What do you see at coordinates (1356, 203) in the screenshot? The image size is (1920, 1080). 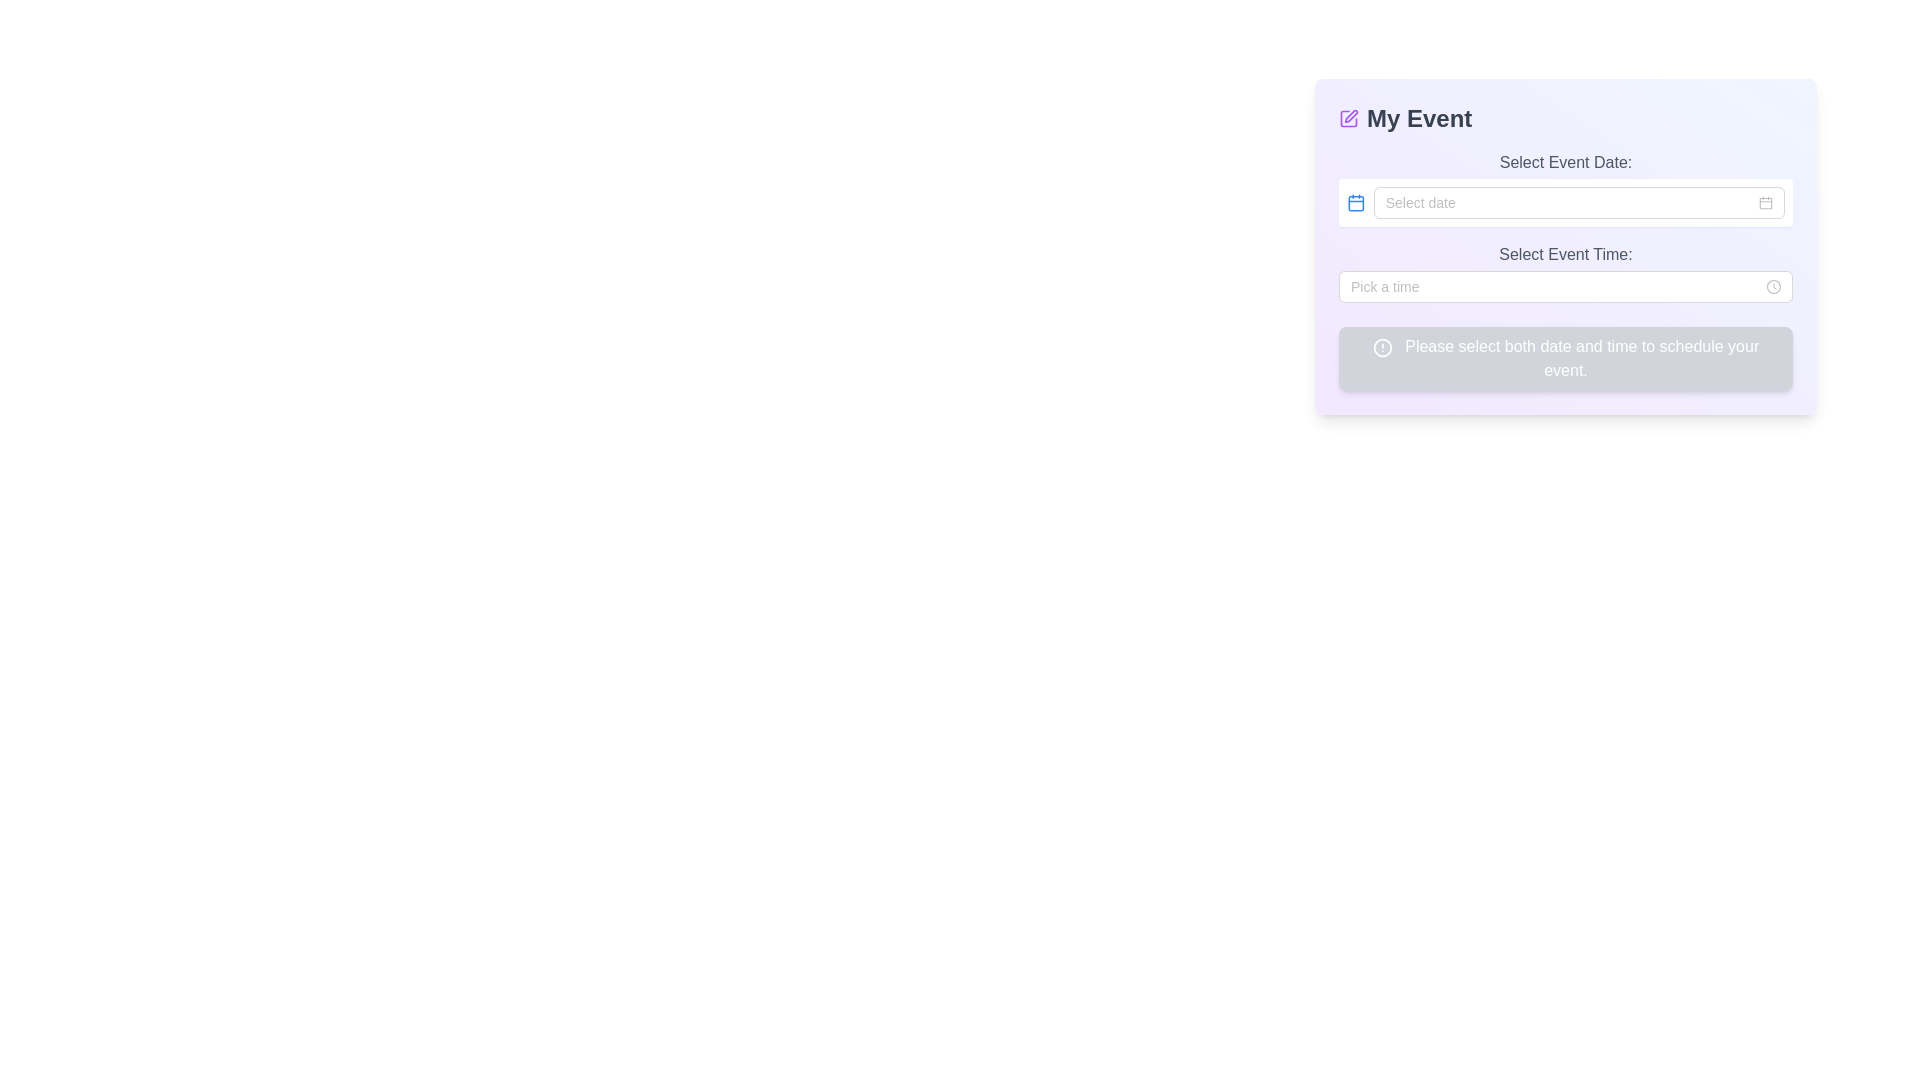 I see `the decorative graphical element with rounded edges and a blue outline within the calendar icon, located to the left of the 'Select date' input field in the 'My Event' form` at bounding box center [1356, 203].